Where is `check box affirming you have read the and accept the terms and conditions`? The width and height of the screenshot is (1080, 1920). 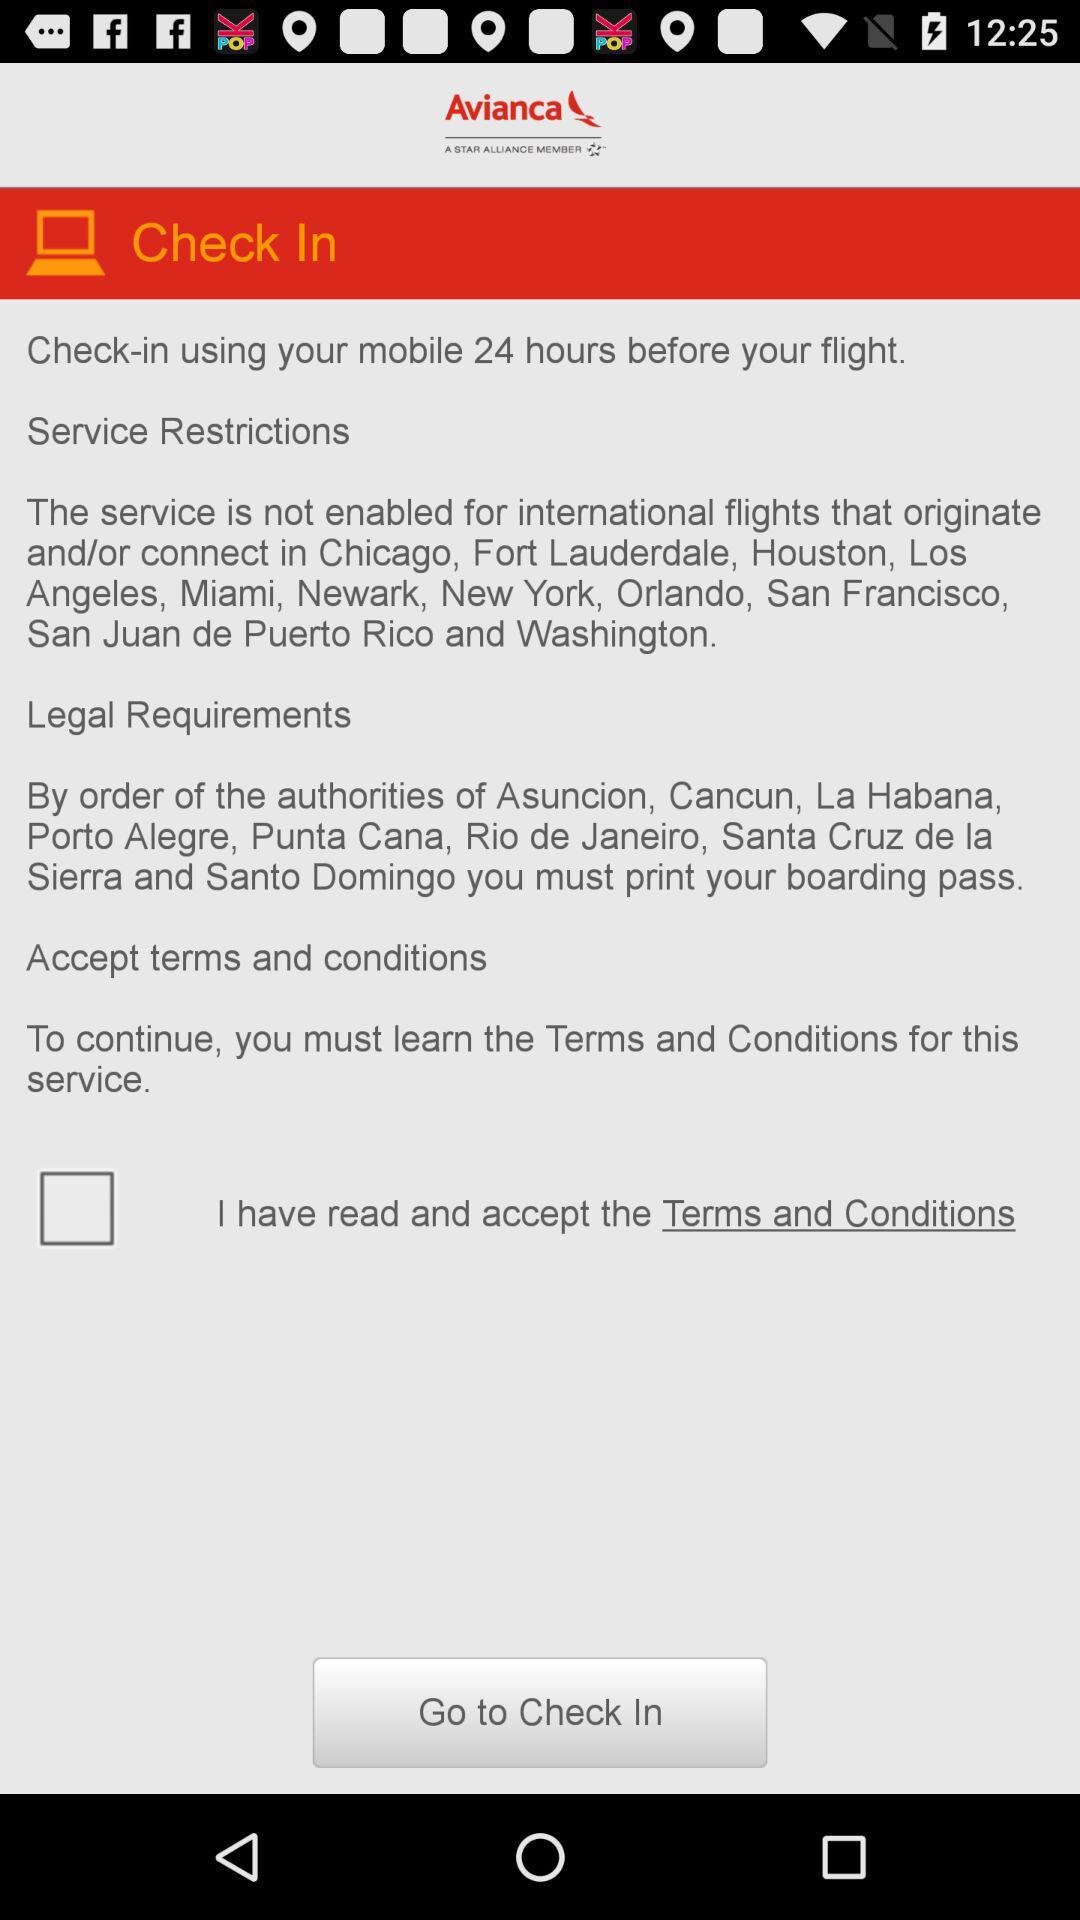
check box affirming you have read the and accept the terms and conditions is located at coordinates (108, 1205).